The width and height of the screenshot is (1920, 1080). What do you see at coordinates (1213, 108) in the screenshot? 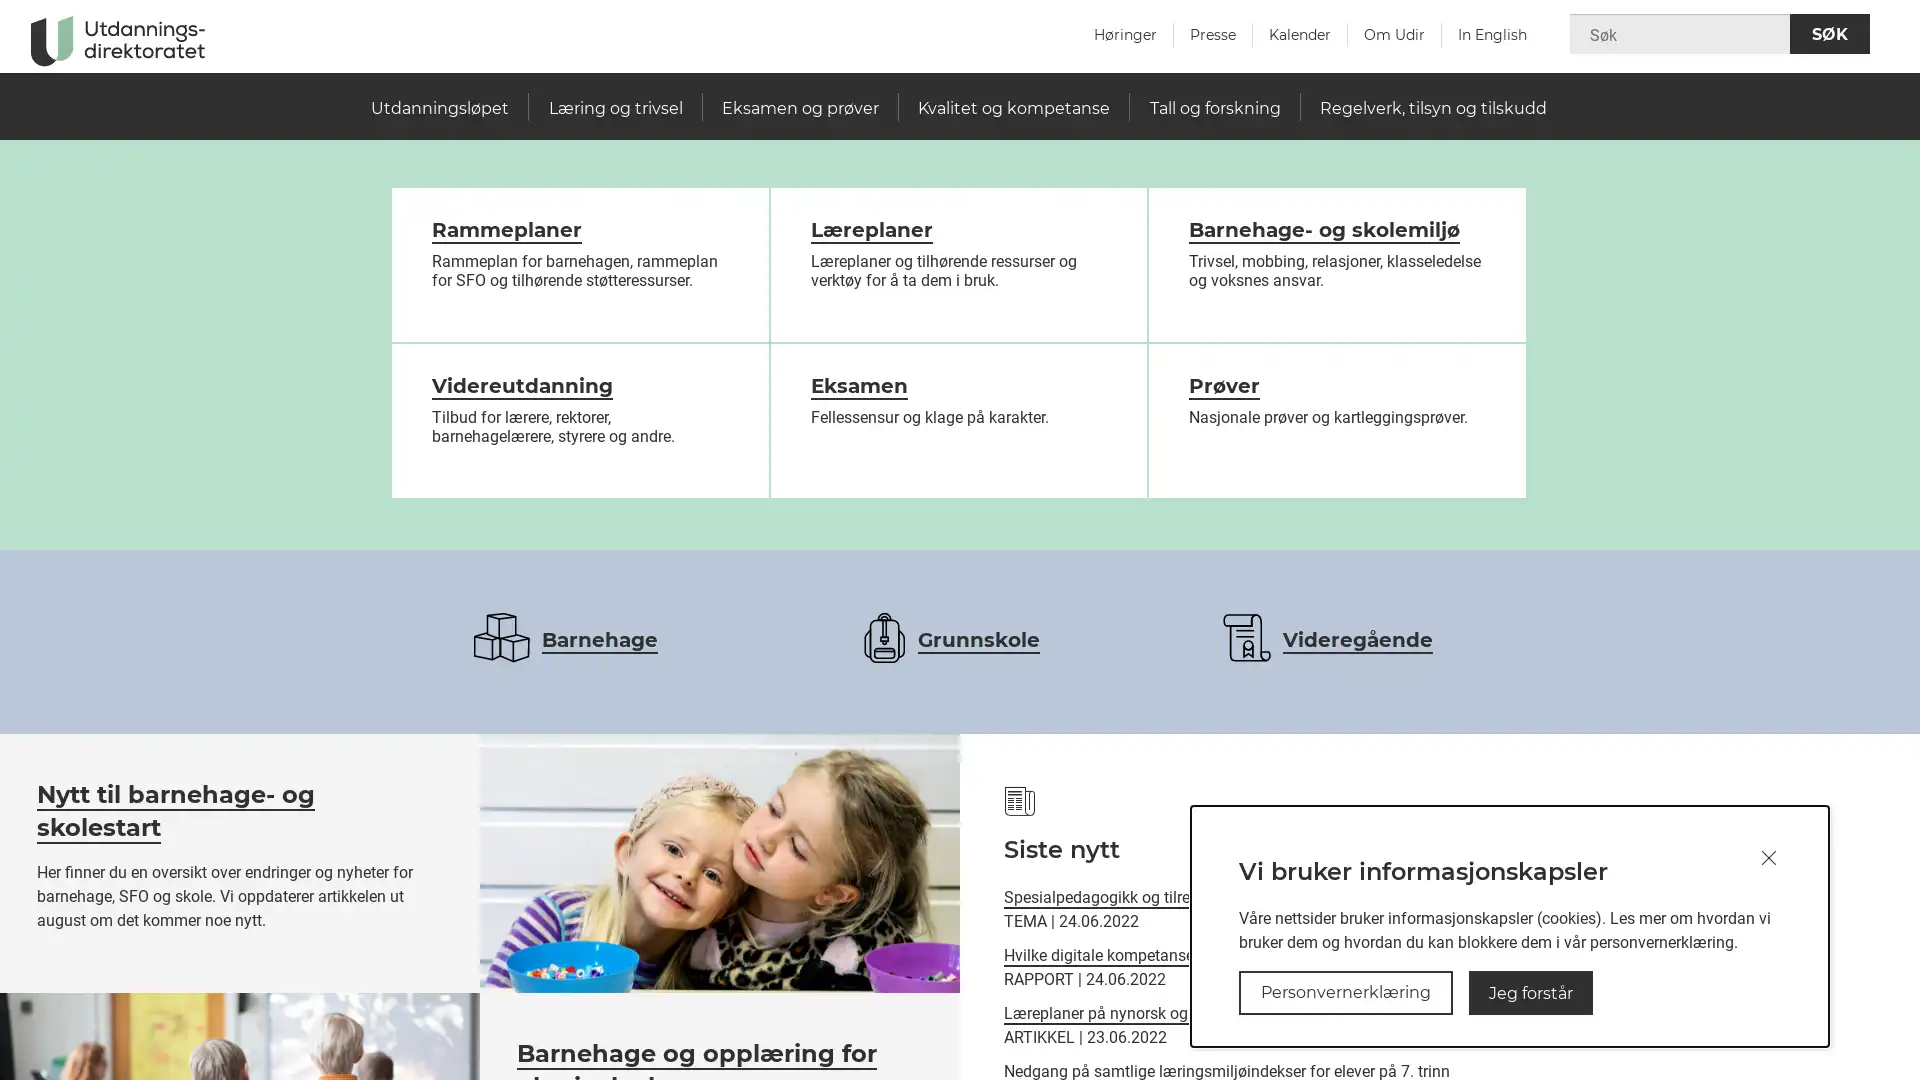
I see `Tall og forskning` at bounding box center [1213, 108].